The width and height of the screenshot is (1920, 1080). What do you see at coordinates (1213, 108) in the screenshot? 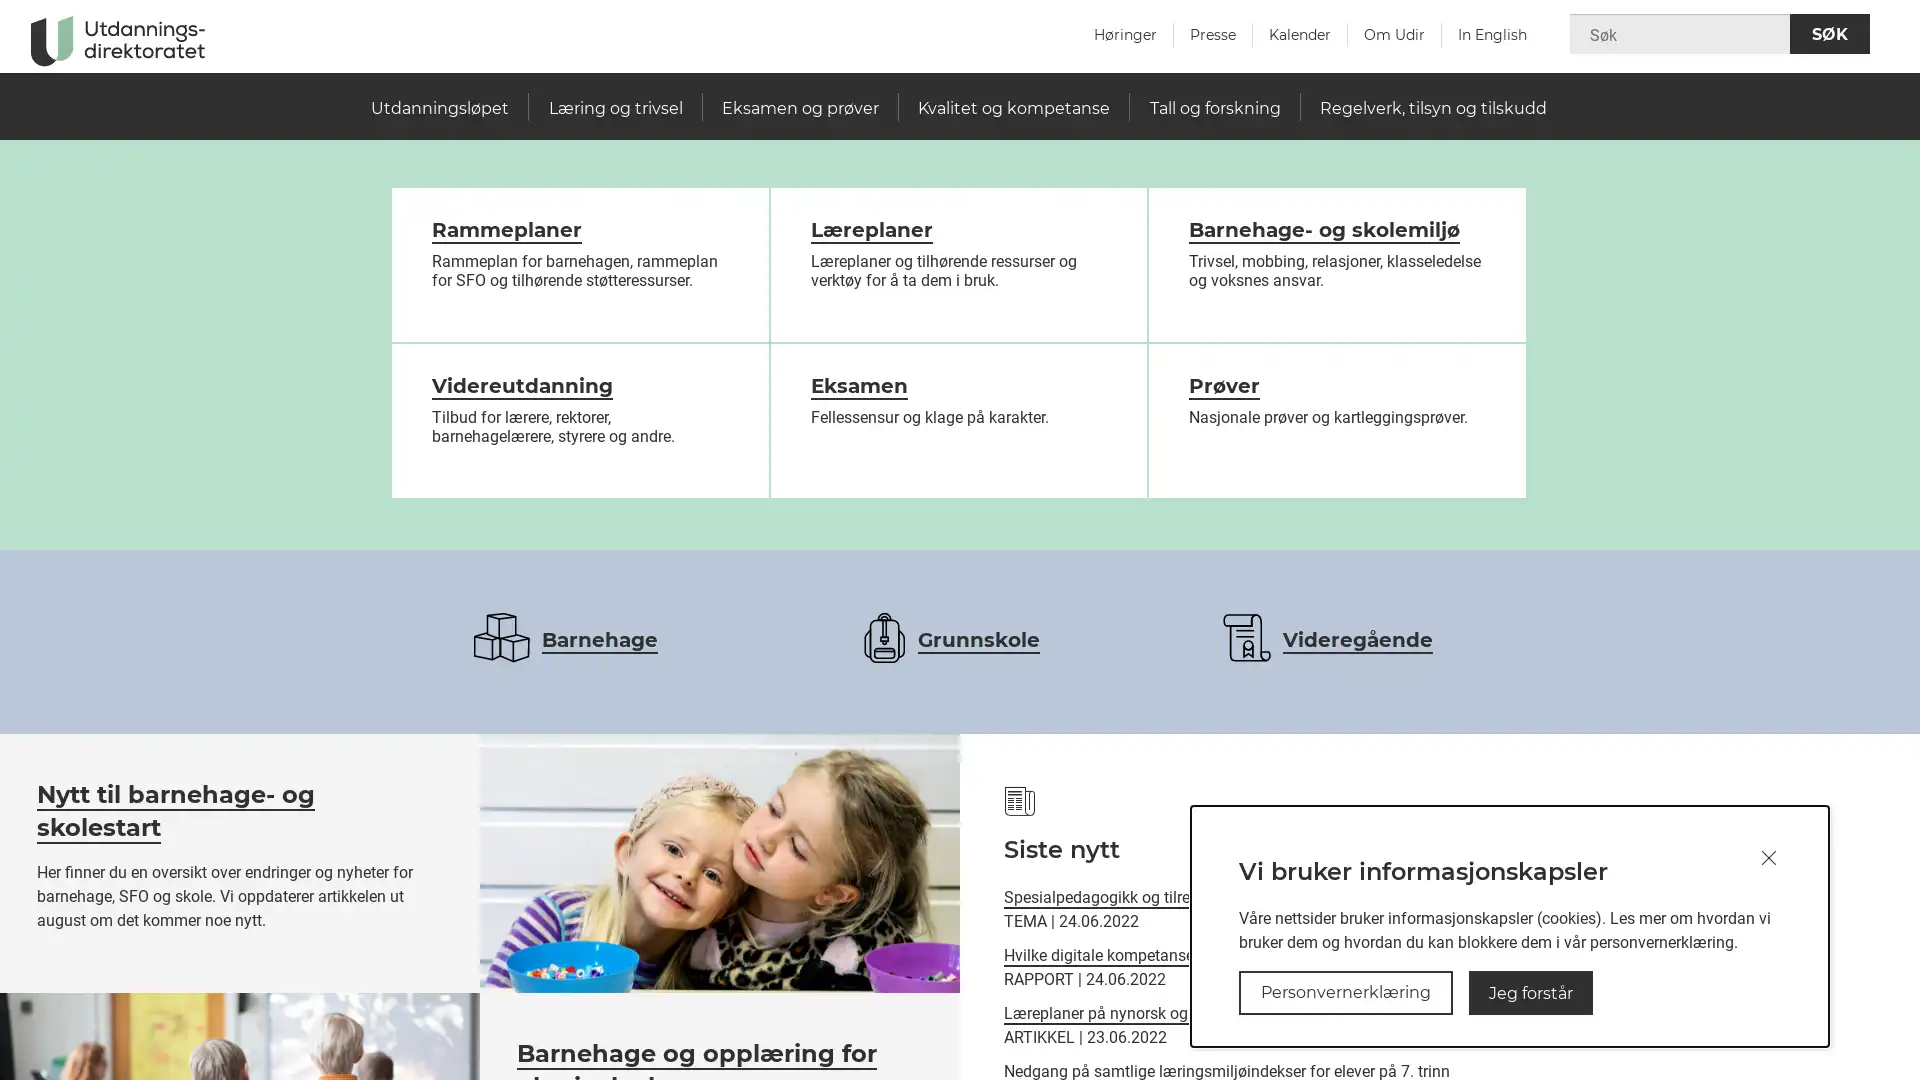
I see `Tall og forskning` at bounding box center [1213, 108].